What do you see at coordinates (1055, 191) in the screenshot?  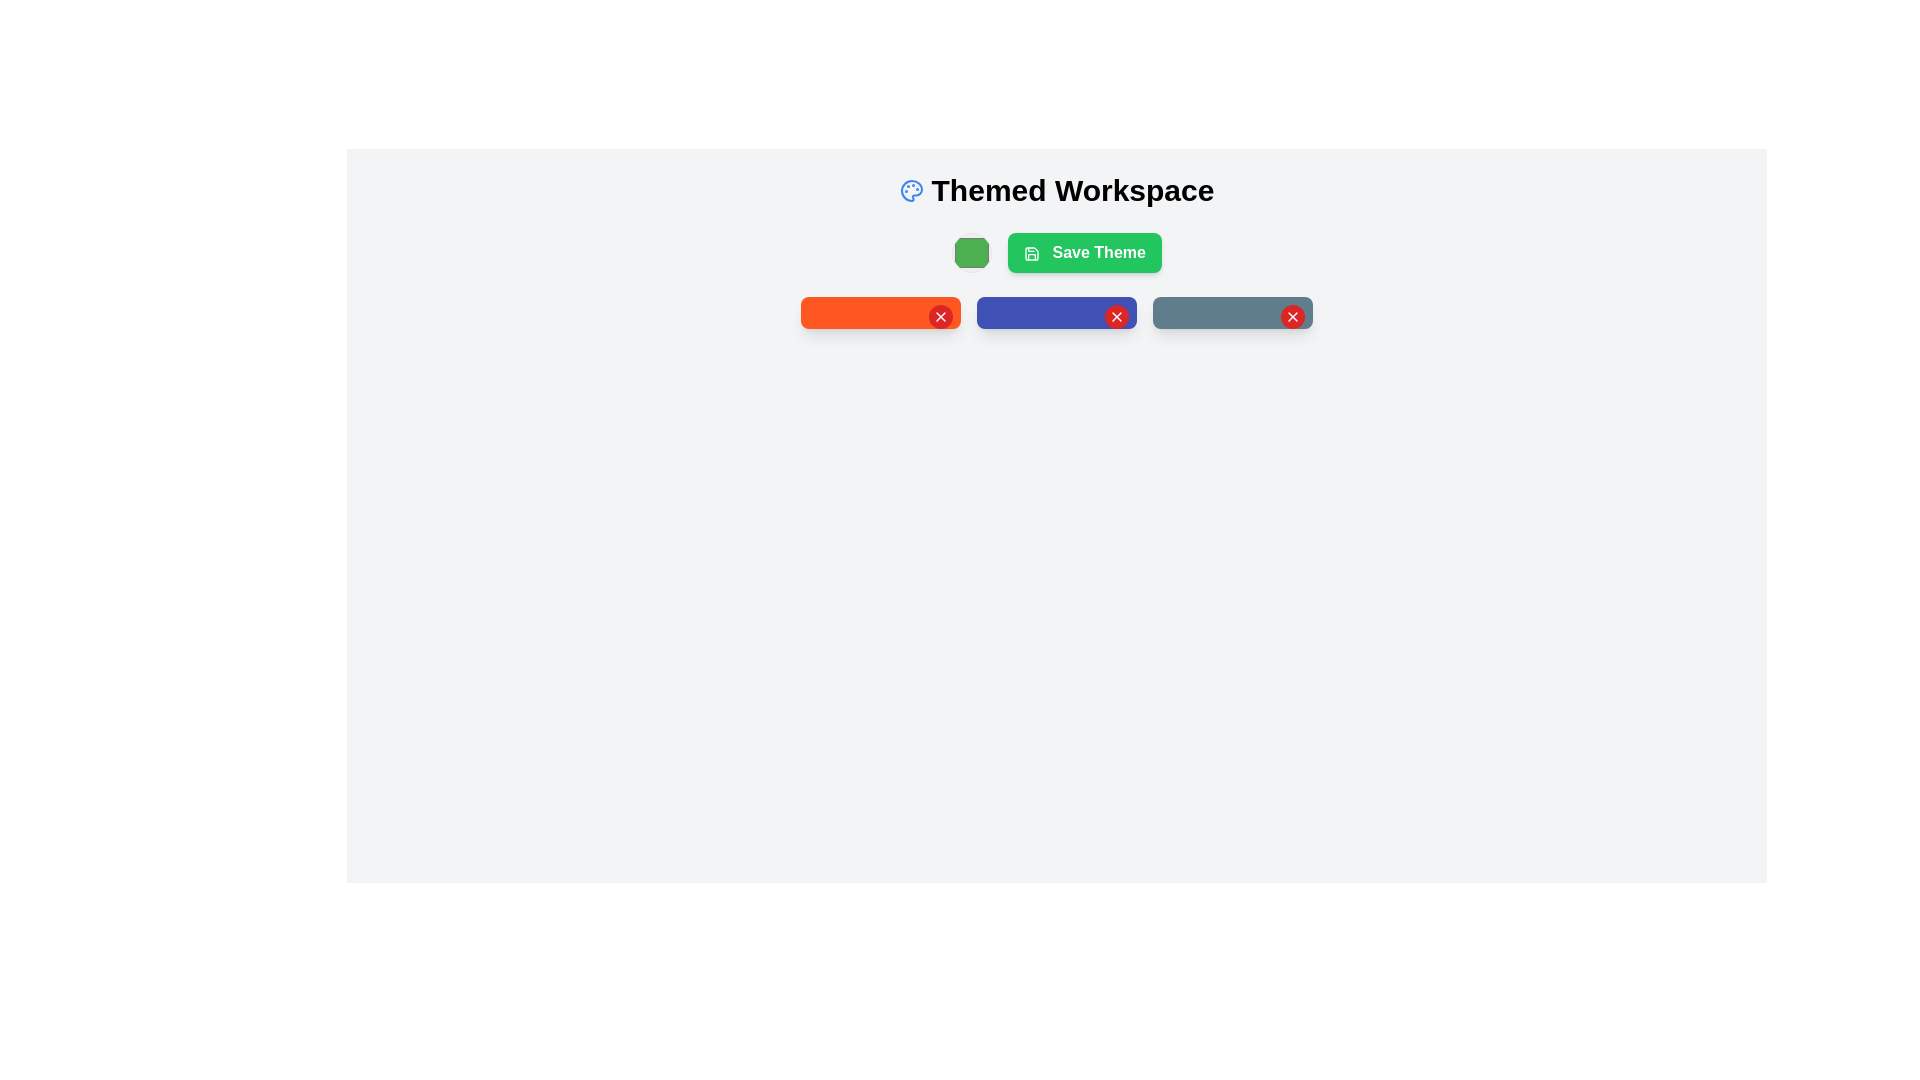 I see `the centered text label reading 'Themed Workspace', which is styled in bold font and accompanied by a blue palette icon on the left side` at bounding box center [1055, 191].